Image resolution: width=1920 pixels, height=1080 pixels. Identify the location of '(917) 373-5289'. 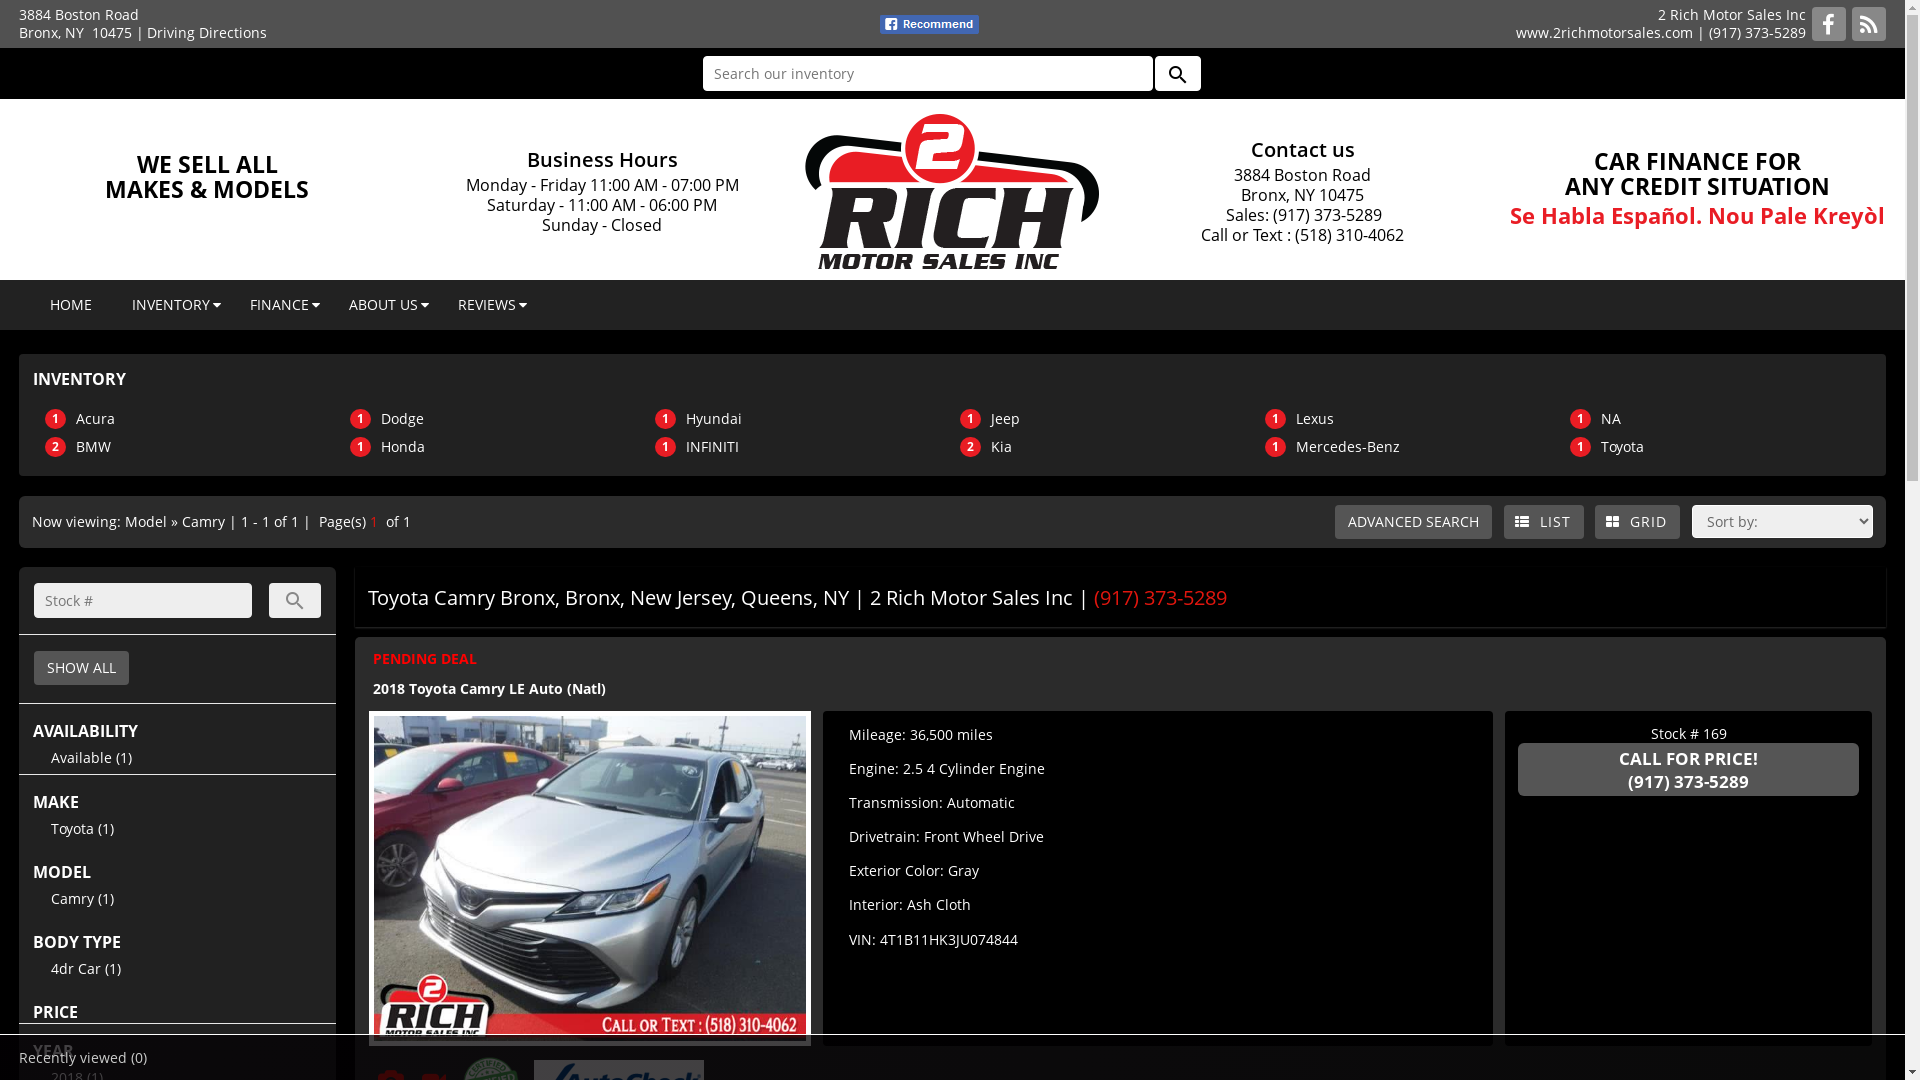
(1687, 780).